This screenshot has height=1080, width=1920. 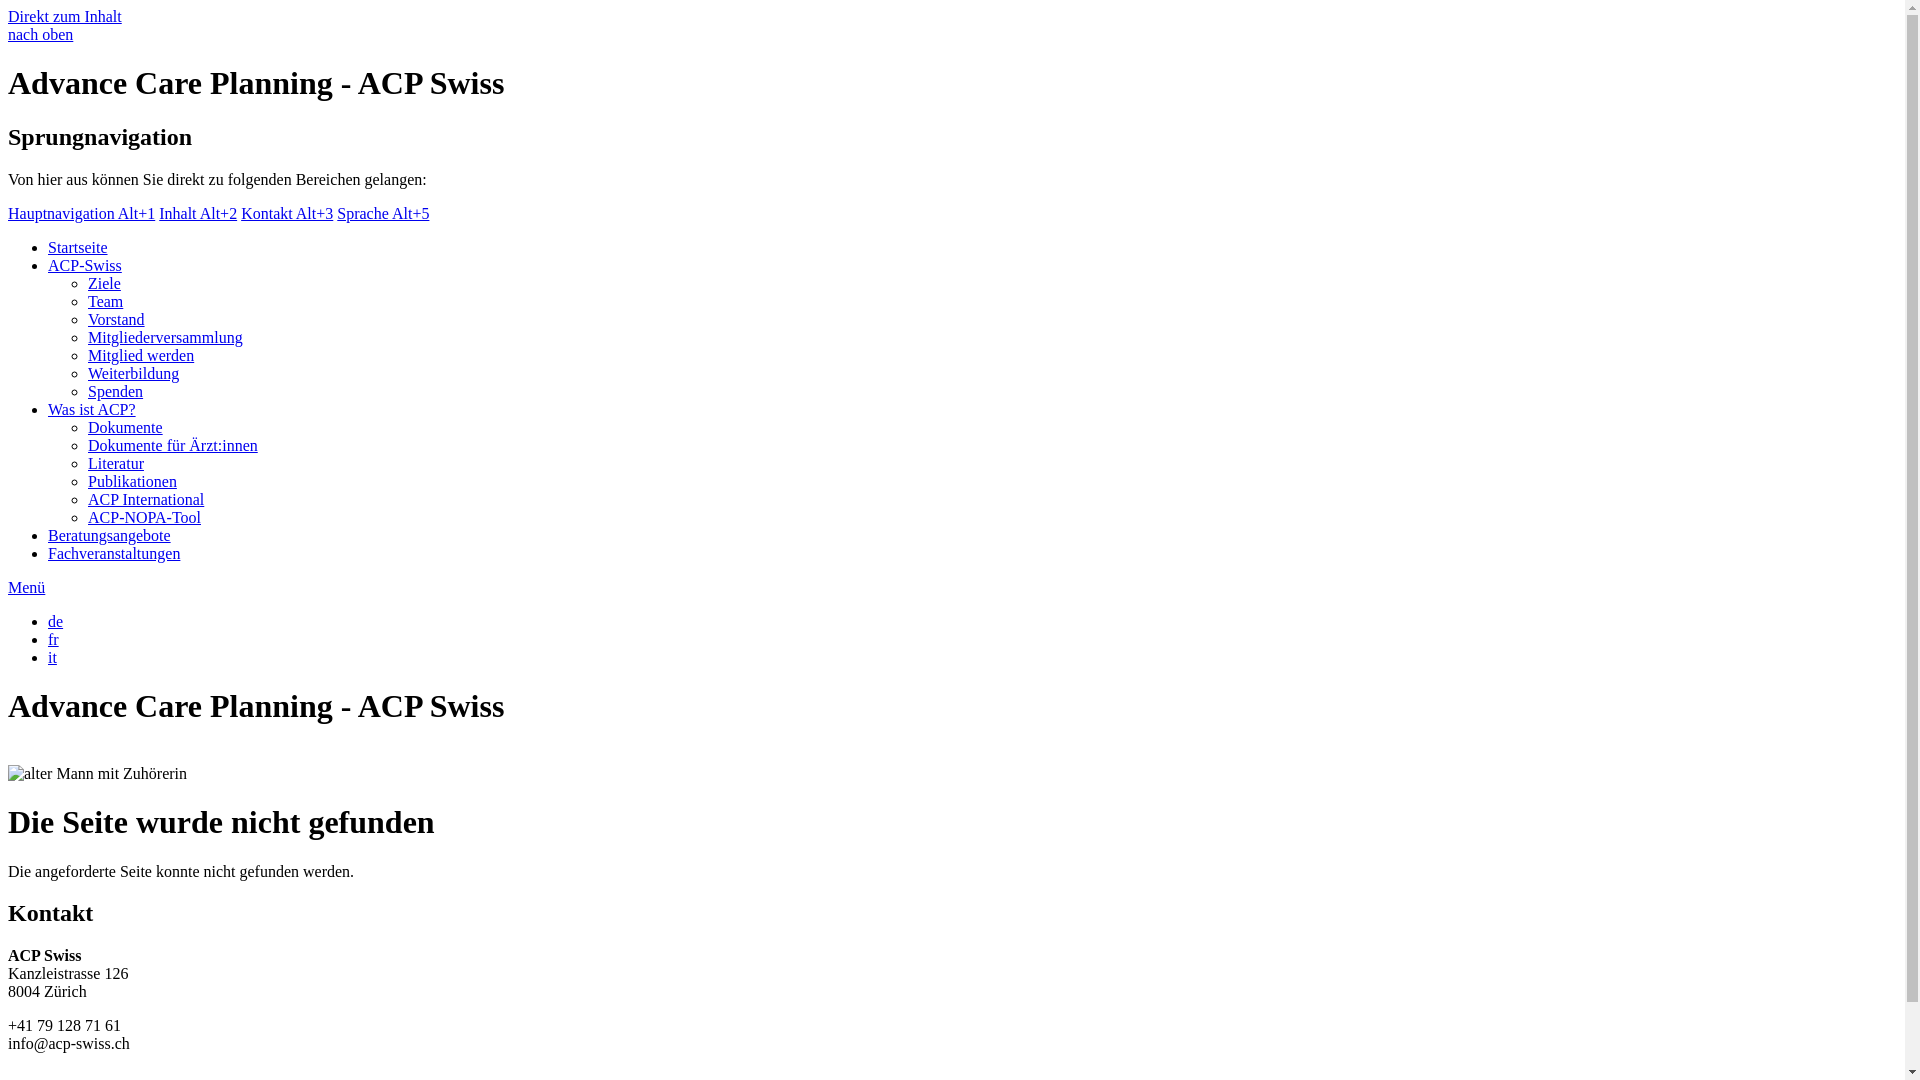 I want to click on 'Kontakt Alt+3', so click(x=286, y=213).